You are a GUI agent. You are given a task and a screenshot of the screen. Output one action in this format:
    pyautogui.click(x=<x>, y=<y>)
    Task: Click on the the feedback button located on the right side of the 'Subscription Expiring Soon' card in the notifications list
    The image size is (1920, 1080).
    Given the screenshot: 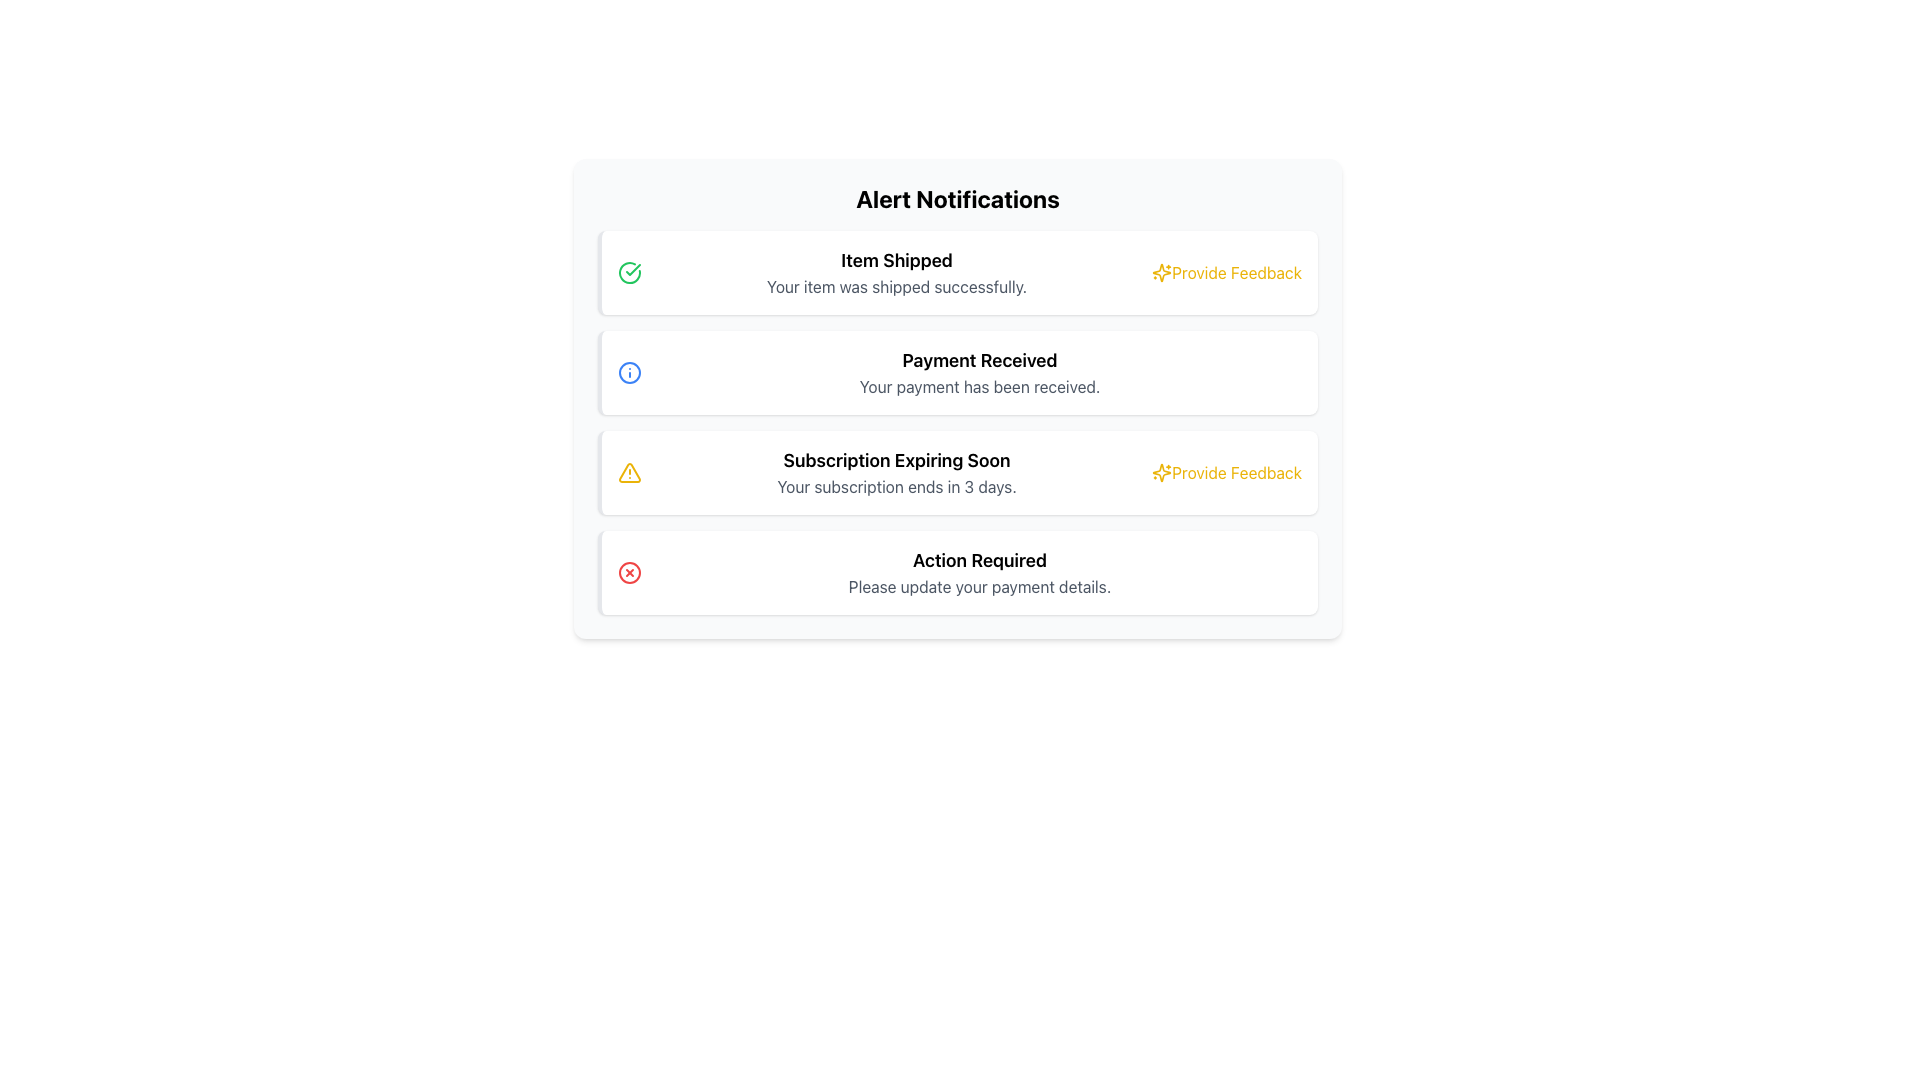 What is the action you would take?
    pyautogui.click(x=1226, y=473)
    